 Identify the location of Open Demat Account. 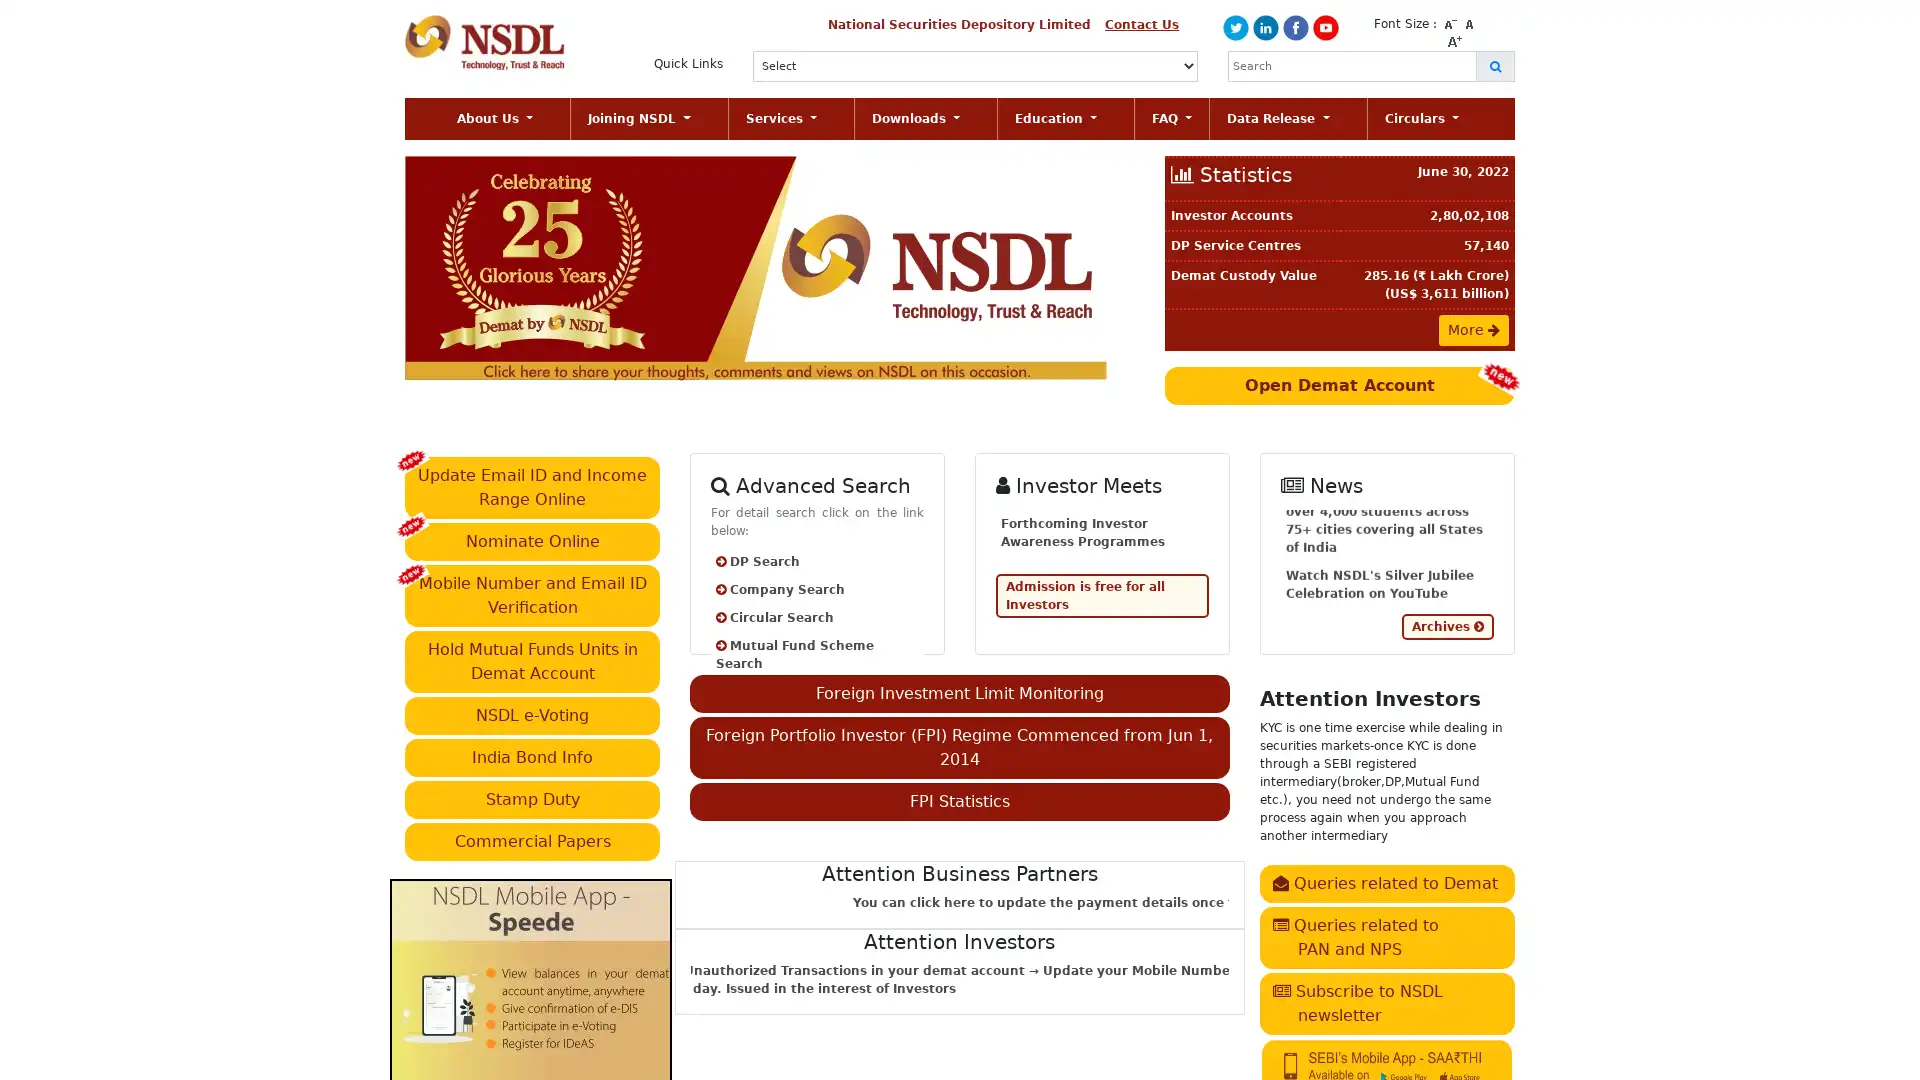
(1339, 385).